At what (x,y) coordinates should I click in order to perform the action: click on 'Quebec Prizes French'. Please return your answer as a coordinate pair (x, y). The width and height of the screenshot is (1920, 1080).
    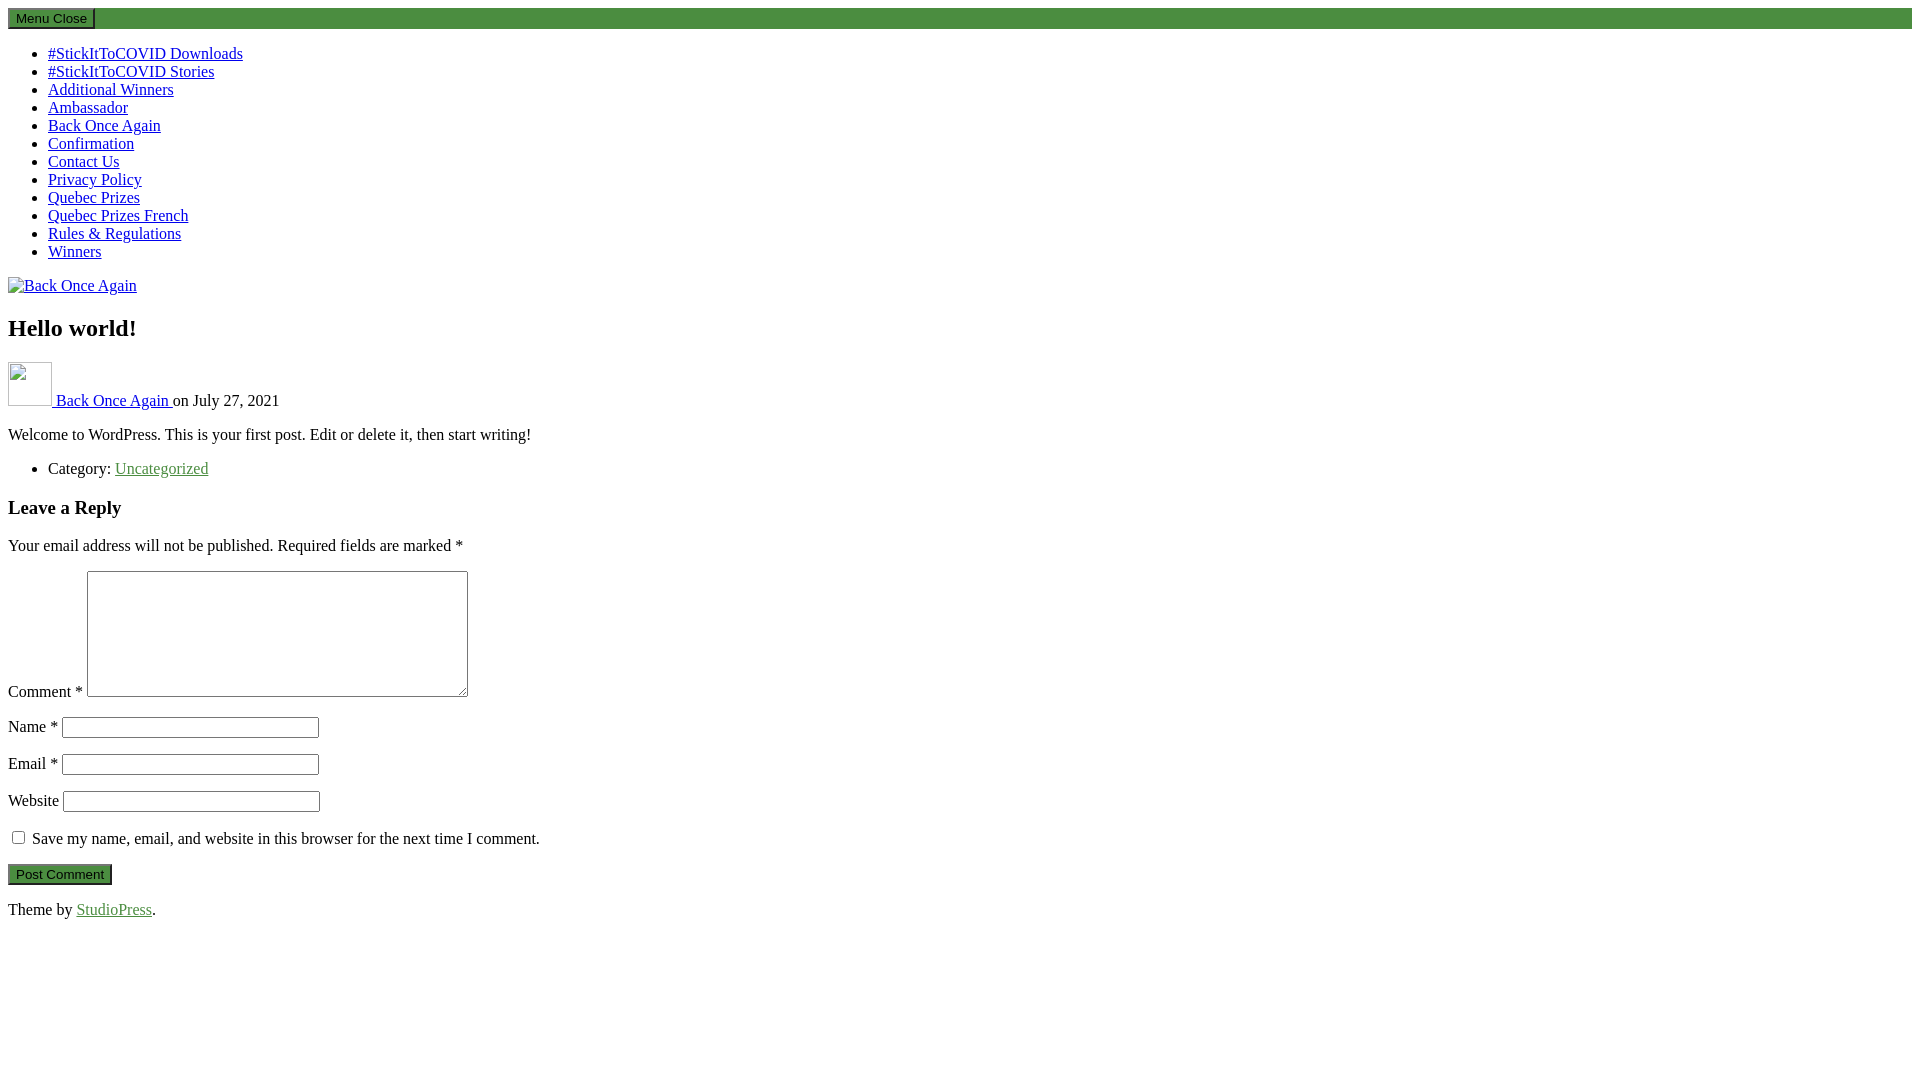
    Looking at the image, I should click on (117, 215).